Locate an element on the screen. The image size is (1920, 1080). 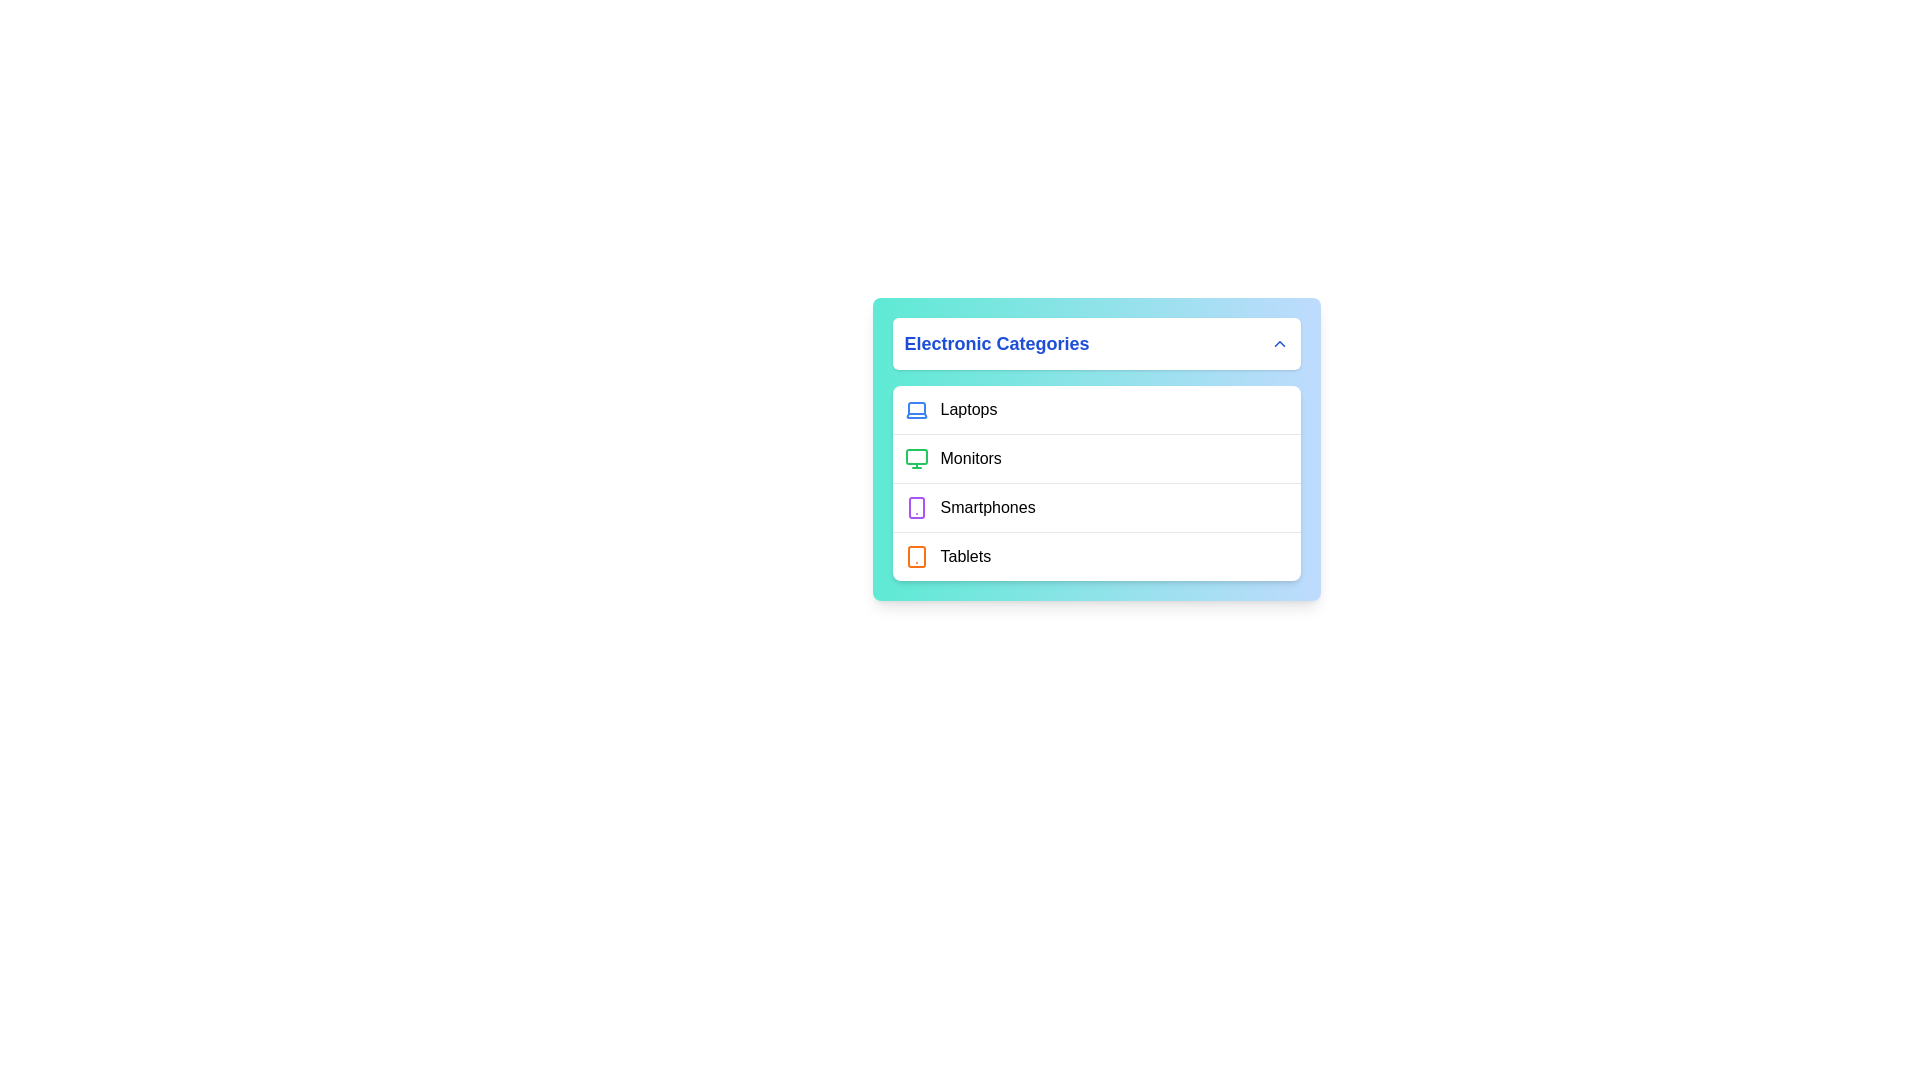
the small upward-pointing chevron icon with a blue outline located at the far right end of the 'Electronic Categories' header is located at coordinates (1278, 342).